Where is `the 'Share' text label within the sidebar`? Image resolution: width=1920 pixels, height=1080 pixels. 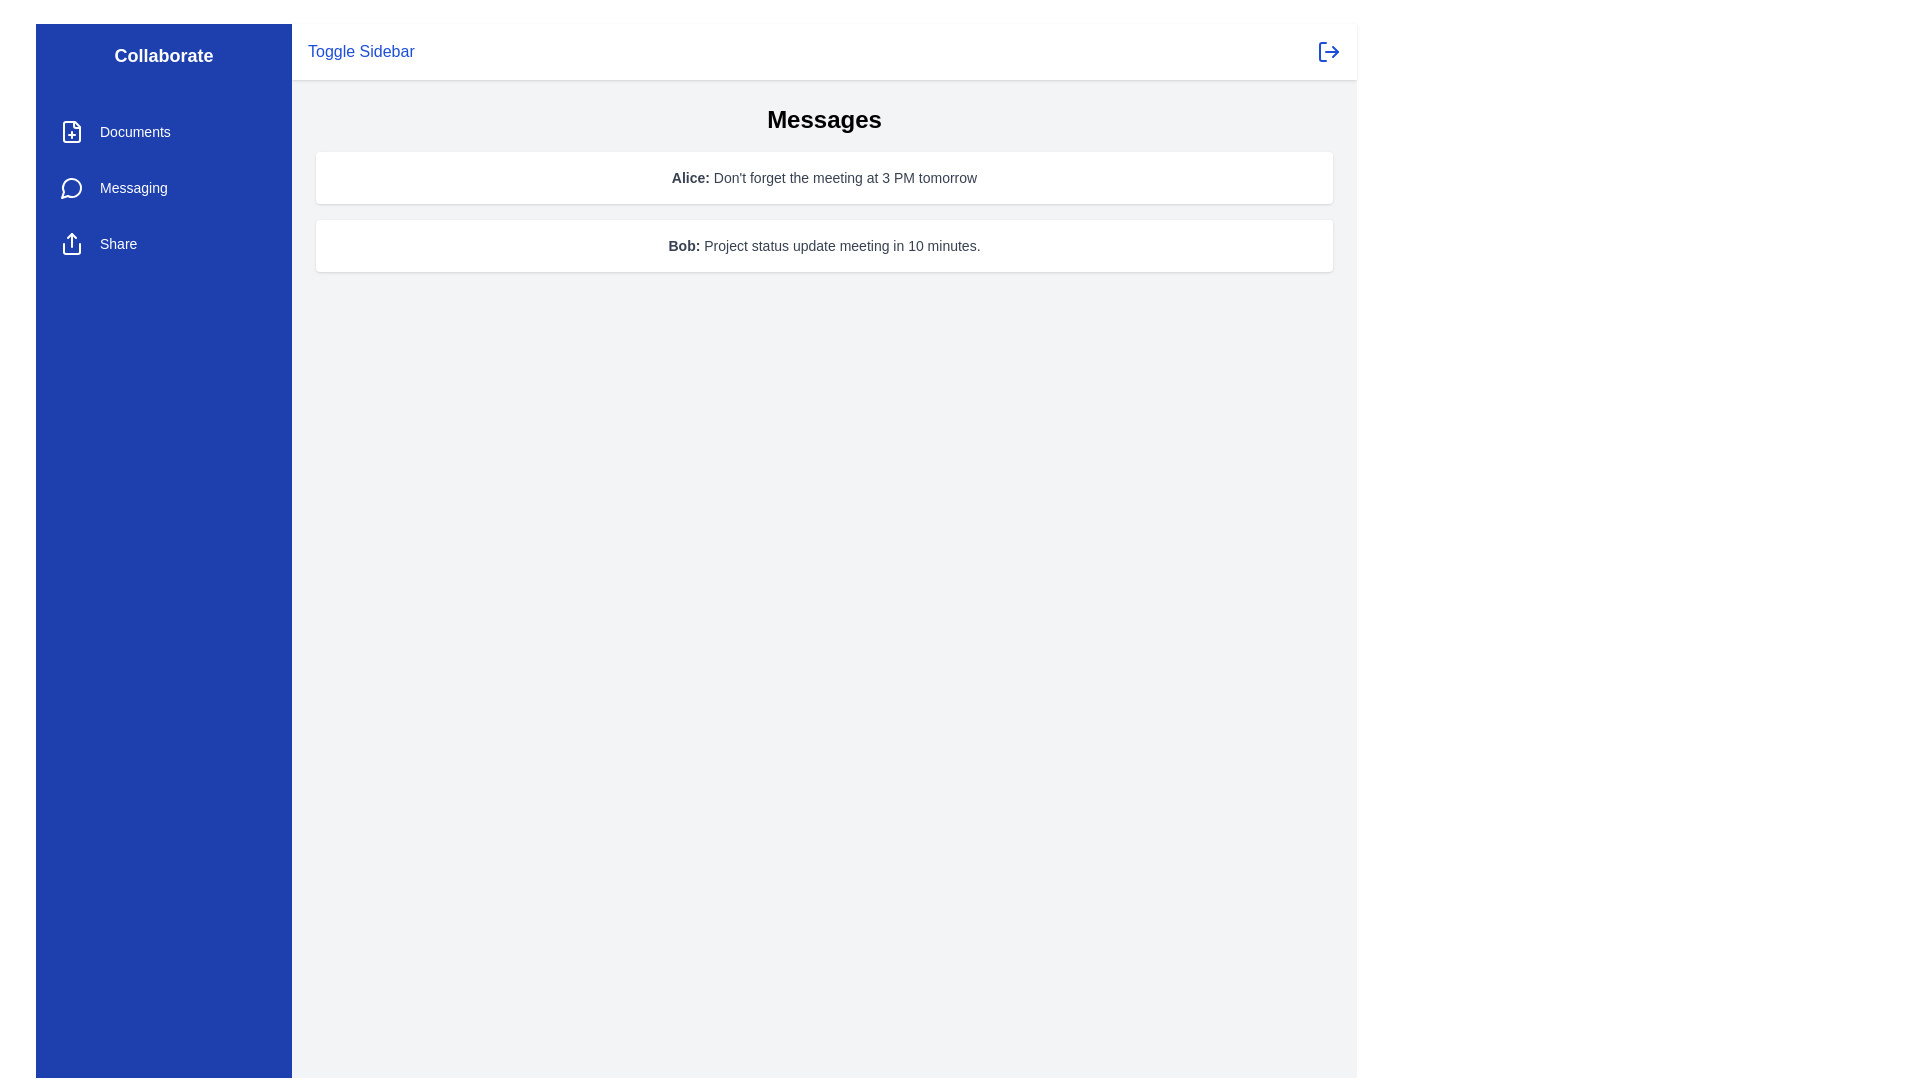 the 'Share' text label within the sidebar is located at coordinates (117, 242).